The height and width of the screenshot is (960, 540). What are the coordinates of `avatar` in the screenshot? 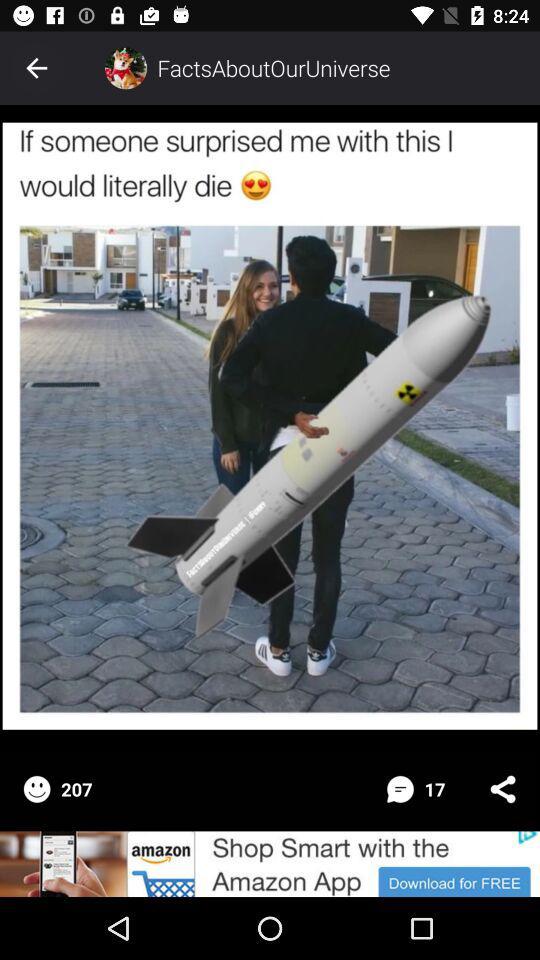 It's located at (125, 68).